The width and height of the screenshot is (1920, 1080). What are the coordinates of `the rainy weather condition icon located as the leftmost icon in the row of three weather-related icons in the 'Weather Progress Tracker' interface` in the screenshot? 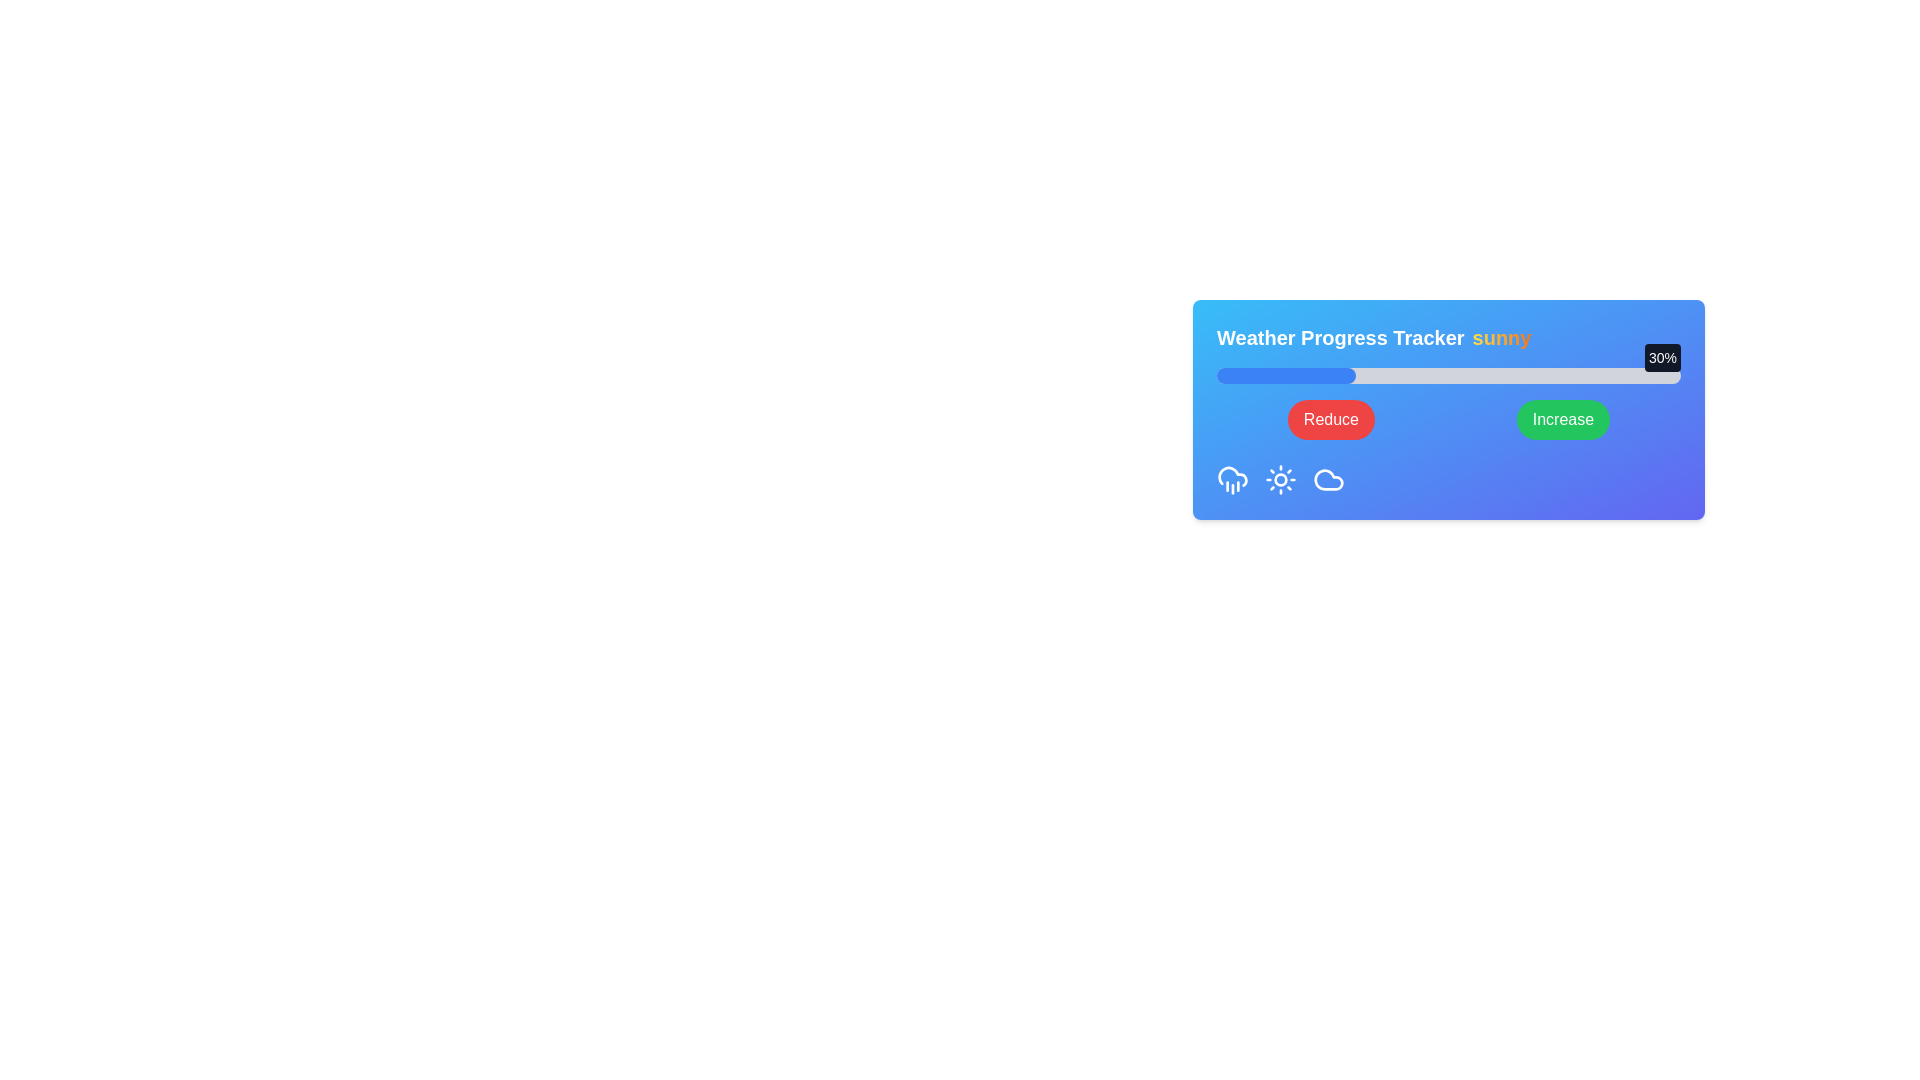 It's located at (1232, 479).